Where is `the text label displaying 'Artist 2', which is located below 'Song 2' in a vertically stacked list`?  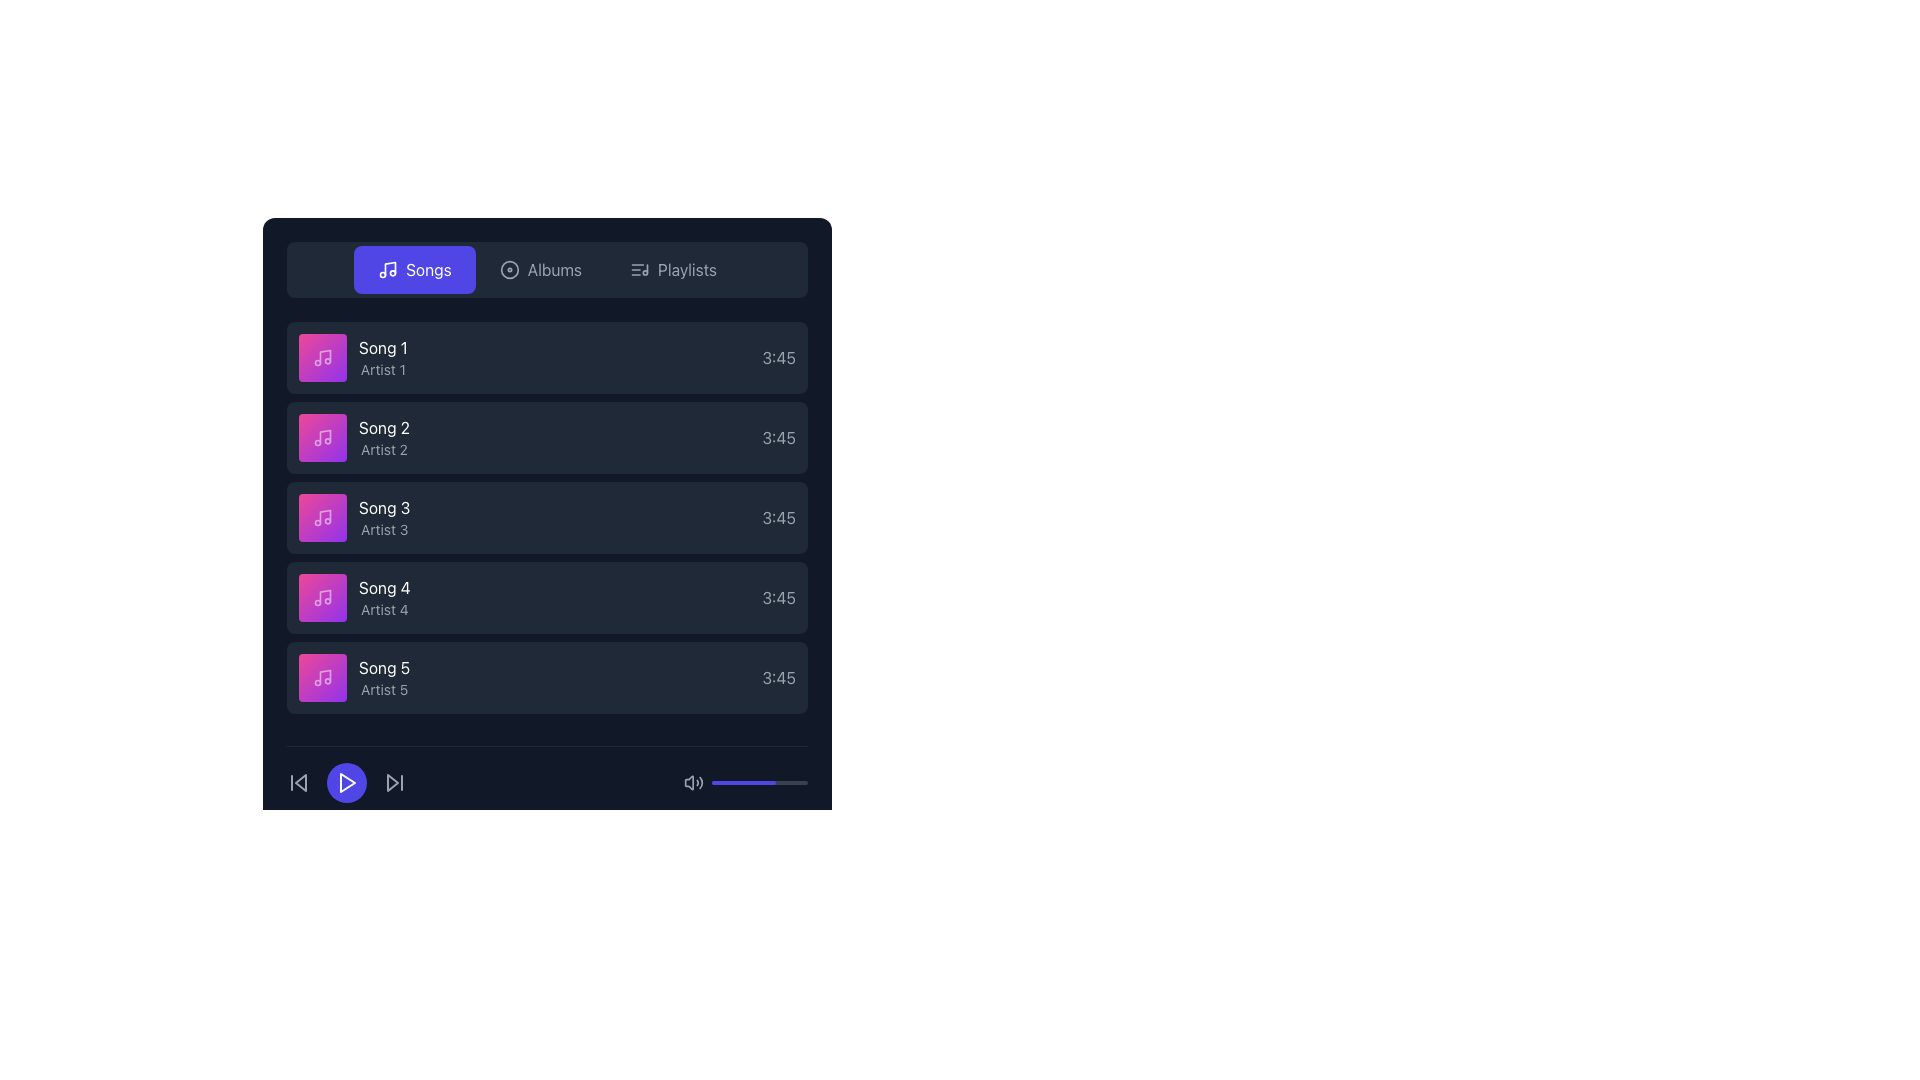
the text label displaying 'Artist 2', which is located below 'Song 2' in a vertically stacked list is located at coordinates (384, 450).